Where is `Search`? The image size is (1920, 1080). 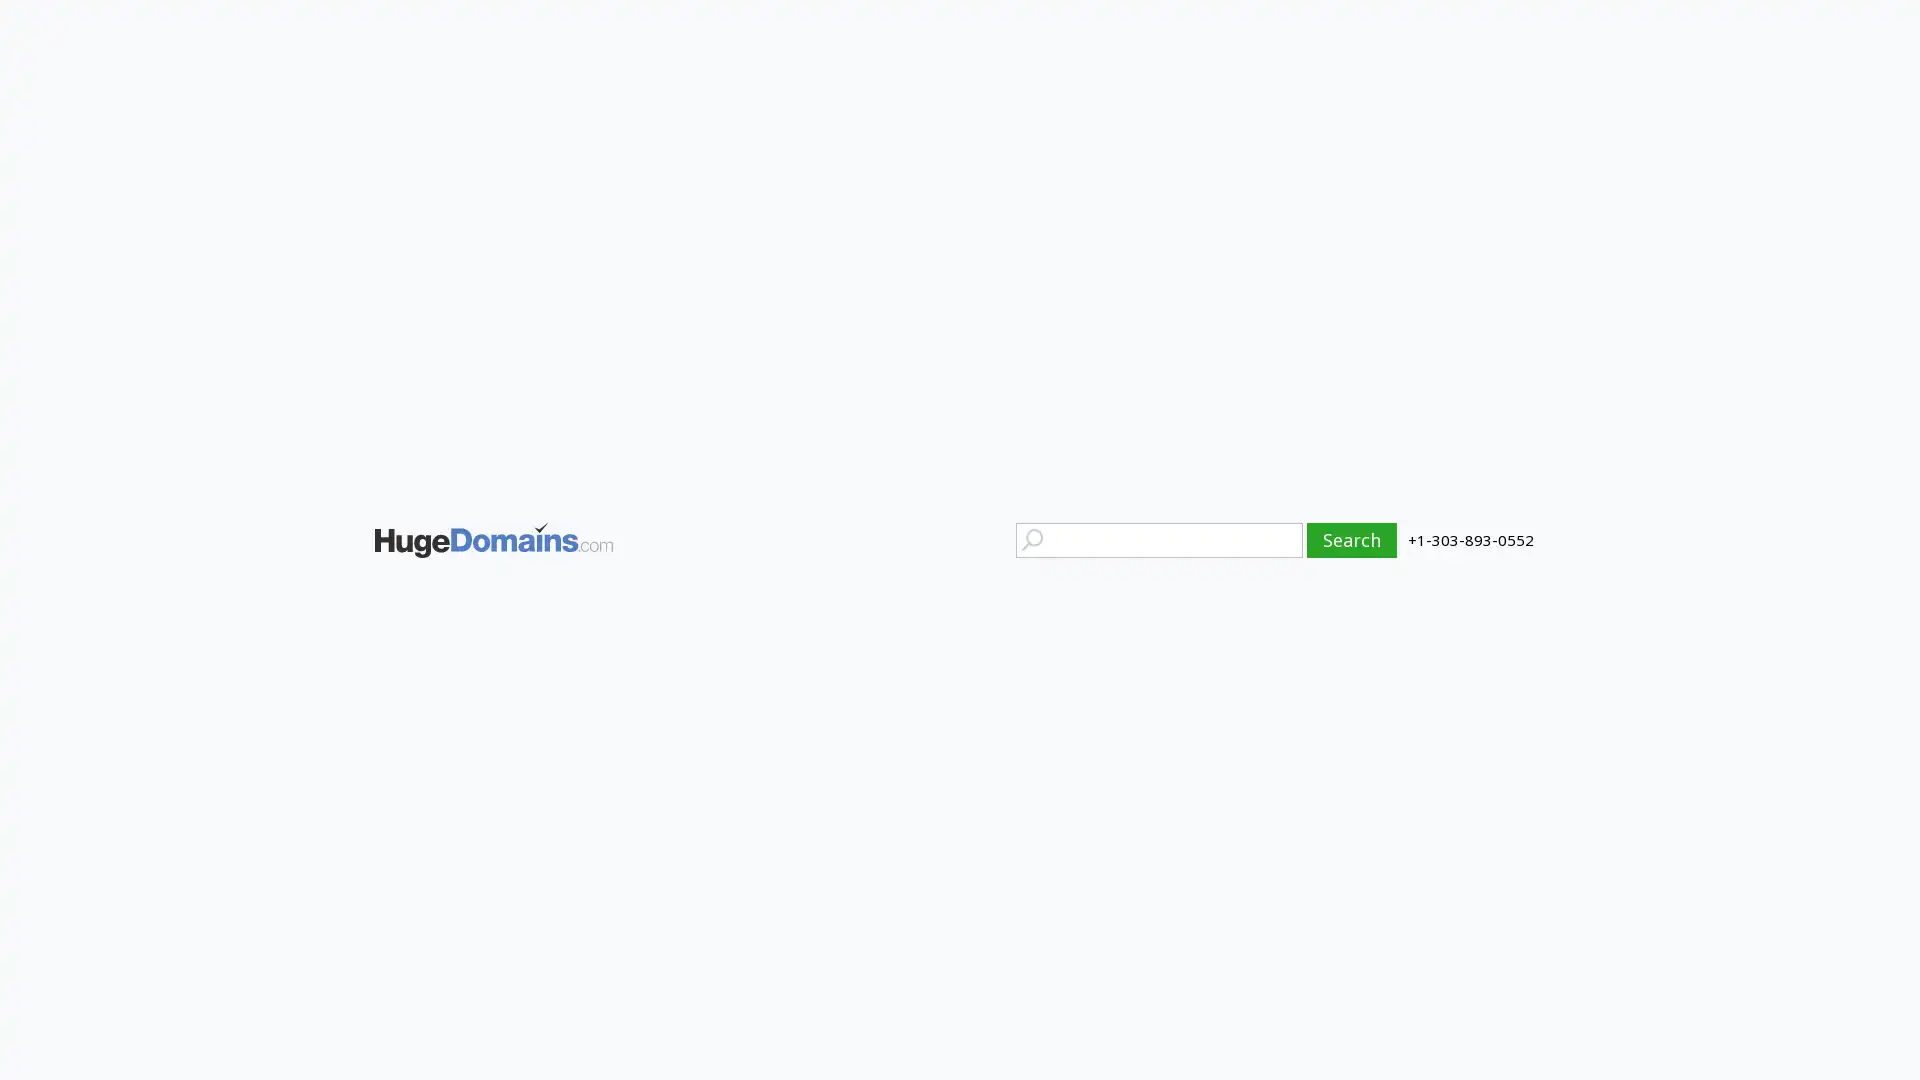
Search is located at coordinates (1352, 538).